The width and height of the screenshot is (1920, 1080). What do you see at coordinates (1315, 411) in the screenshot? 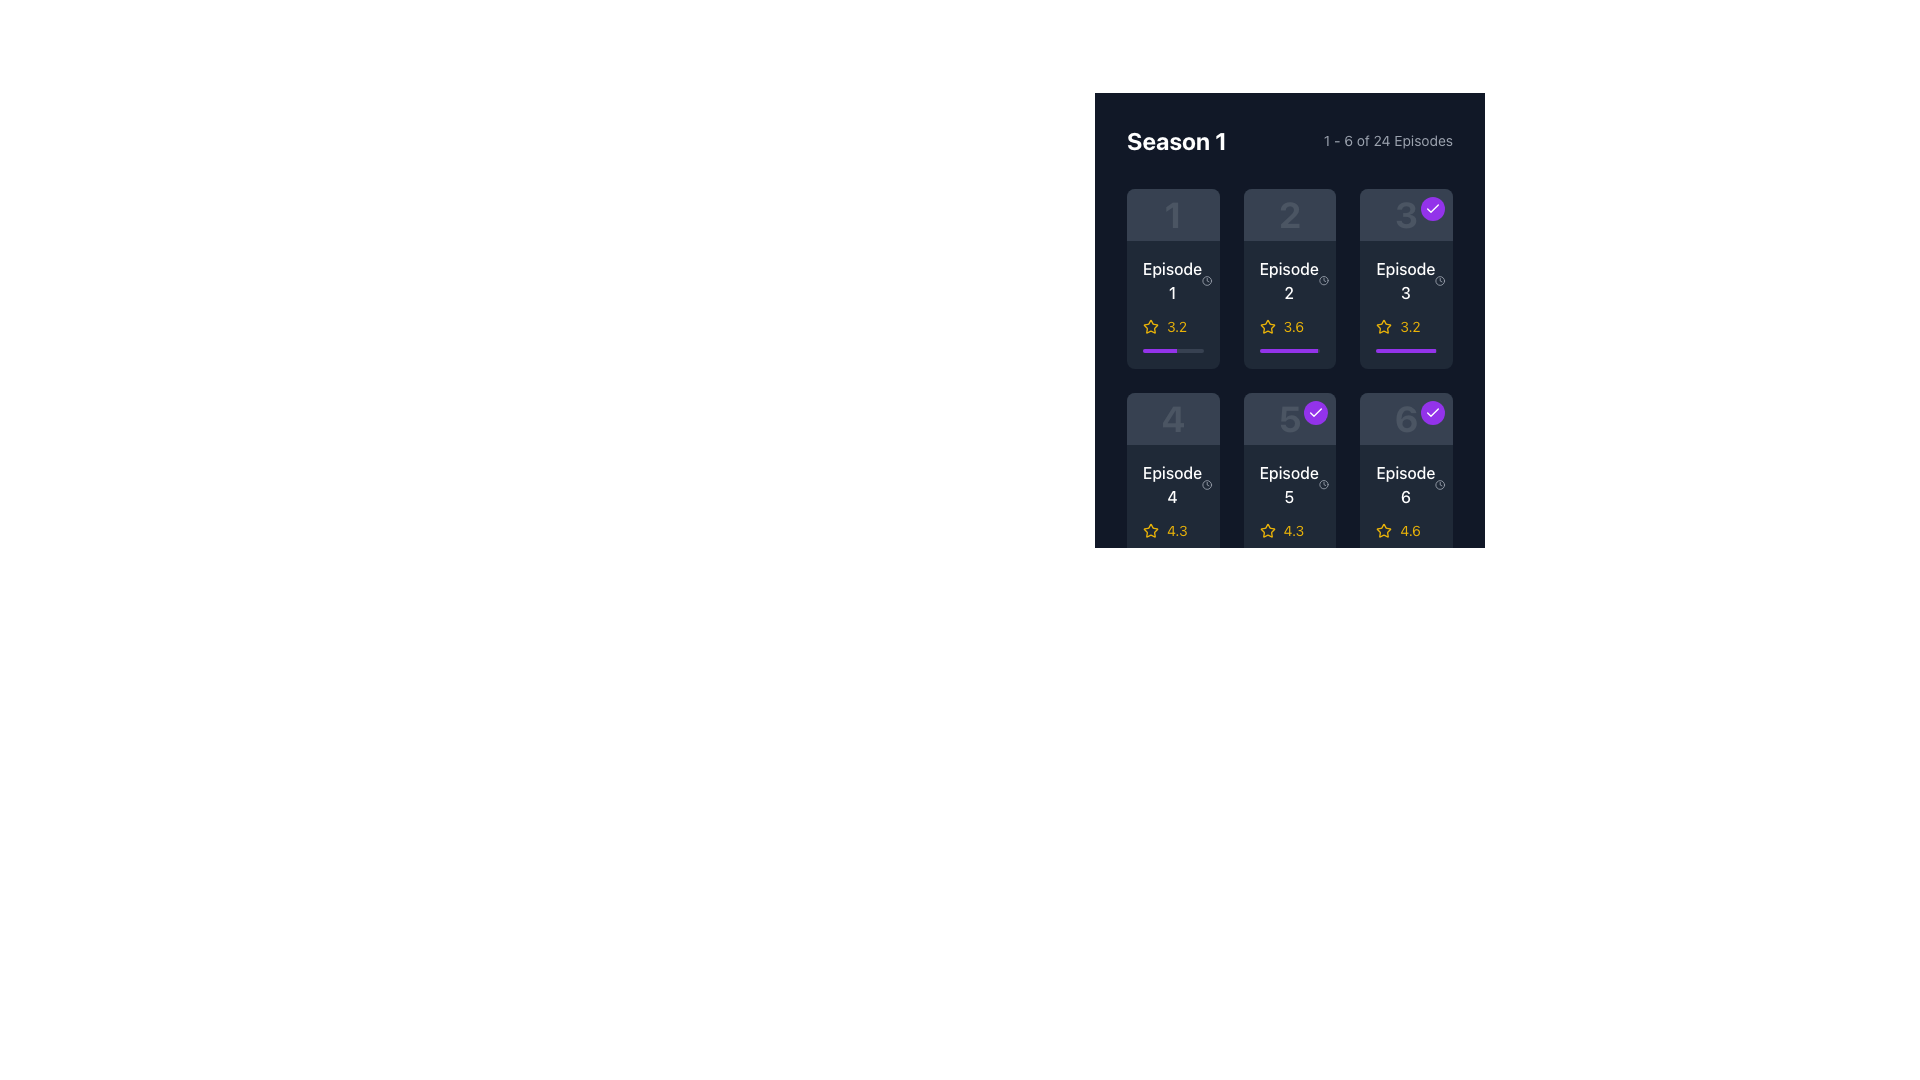
I see `the circular status icon with a purple background and a white checkmark in the top-right corner of the Episode 5 card` at bounding box center [1315, 411].